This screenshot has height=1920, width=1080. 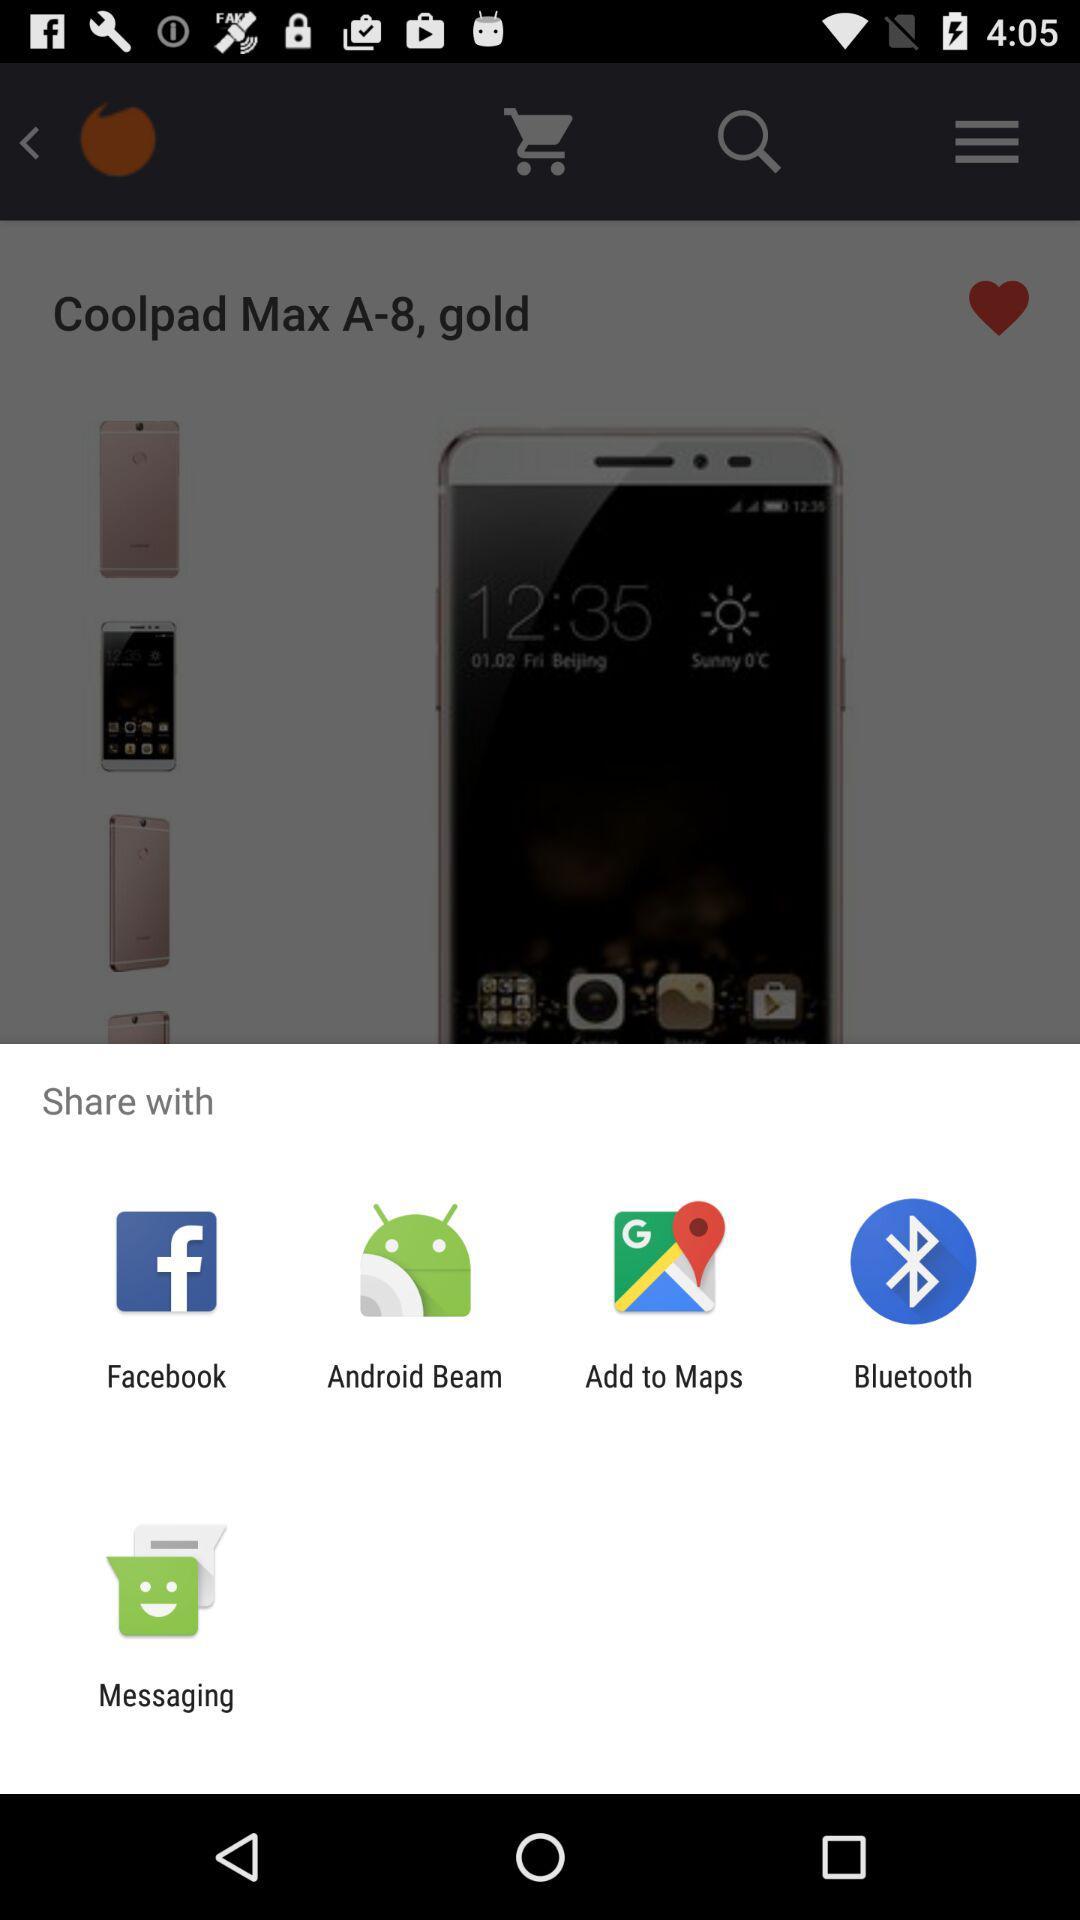 I want to click on the icon at the bottom right corner, so click(x=913, y=1392).